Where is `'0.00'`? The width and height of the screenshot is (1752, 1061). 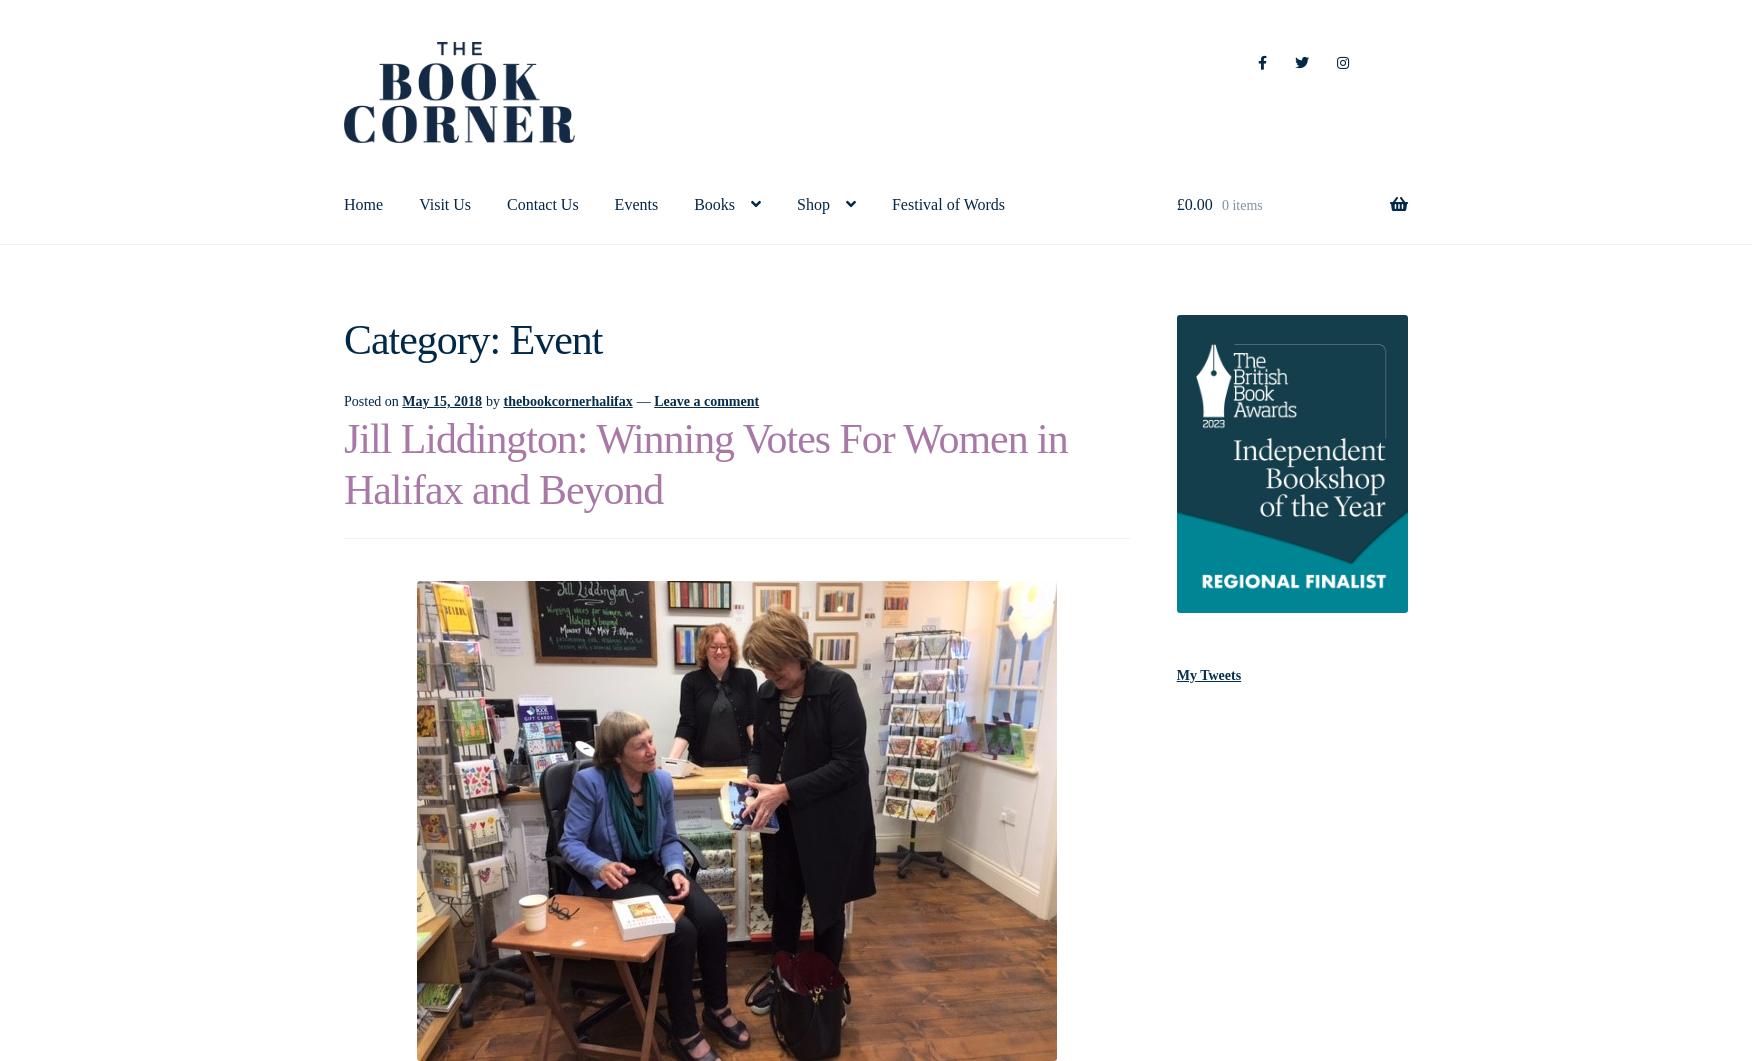
'0.00' is located at coordinates (1198, 202).